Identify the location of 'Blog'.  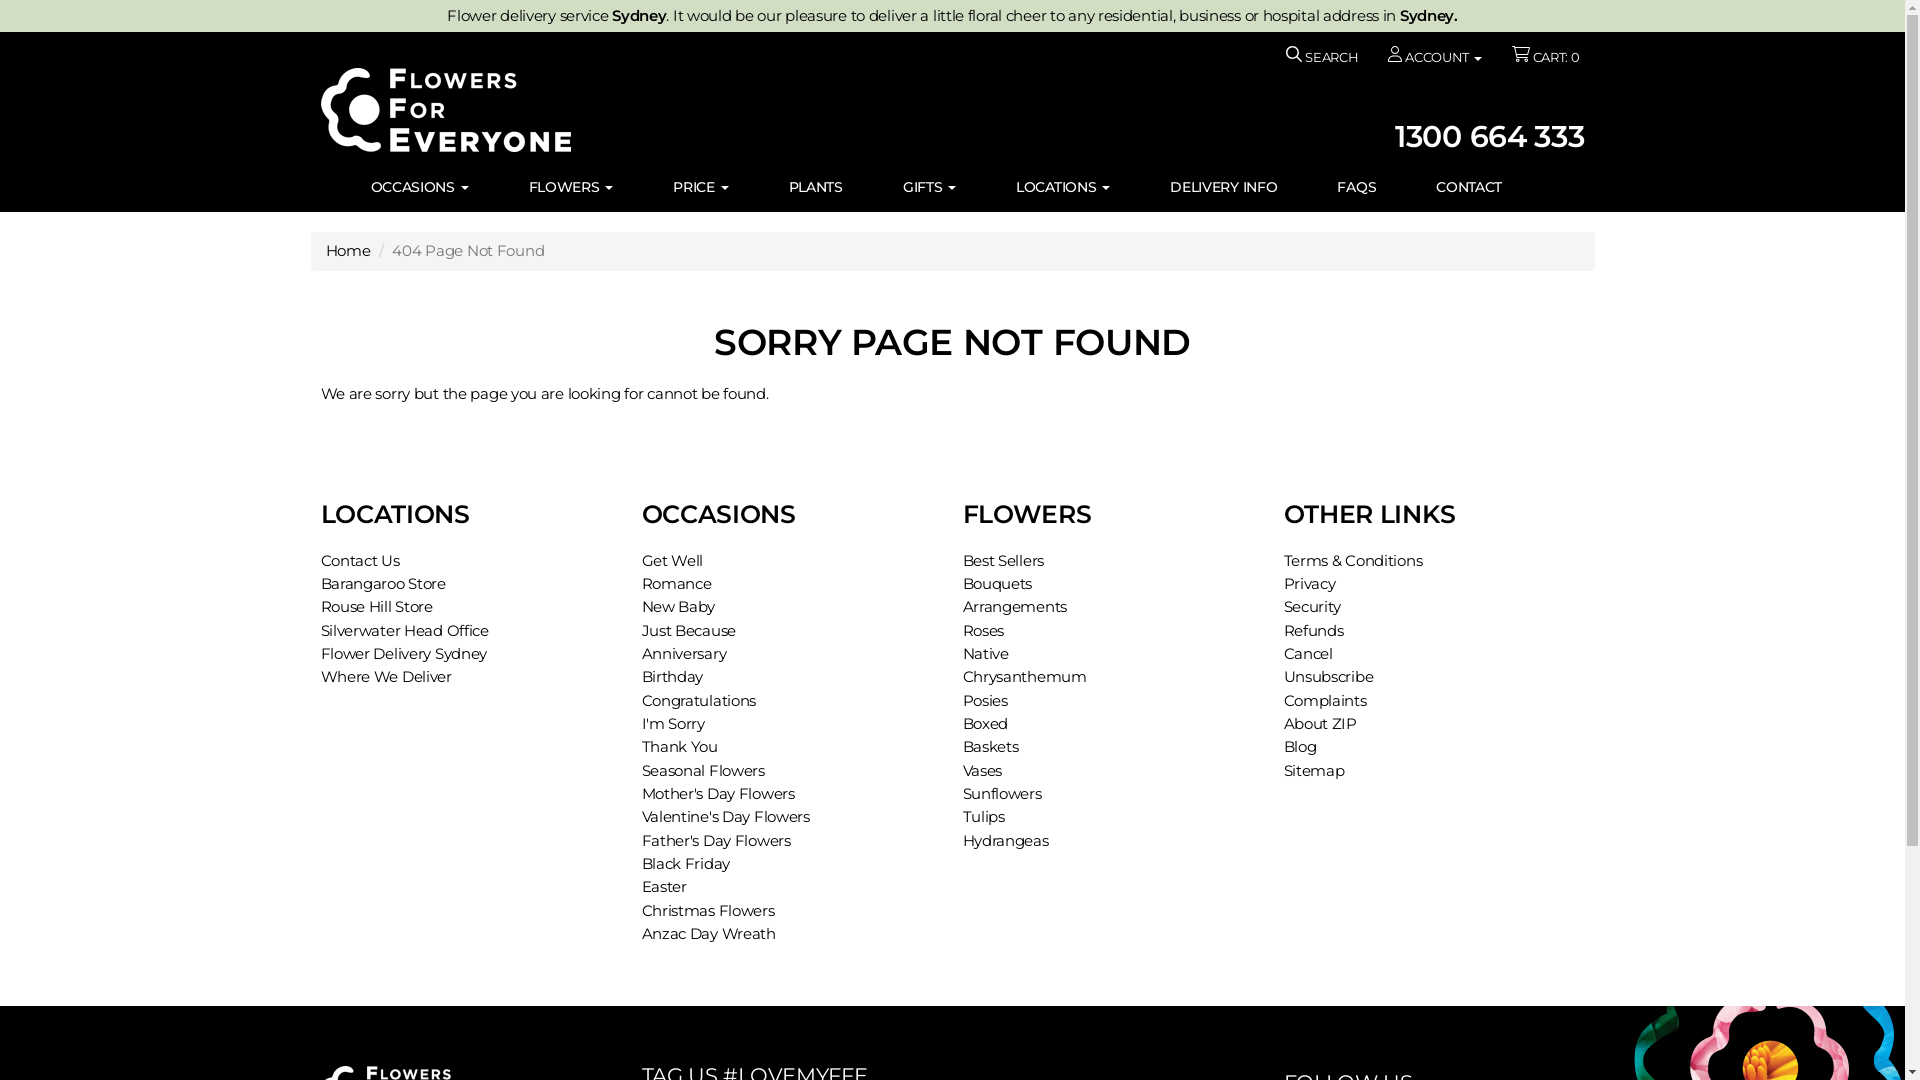
(1300, 747).